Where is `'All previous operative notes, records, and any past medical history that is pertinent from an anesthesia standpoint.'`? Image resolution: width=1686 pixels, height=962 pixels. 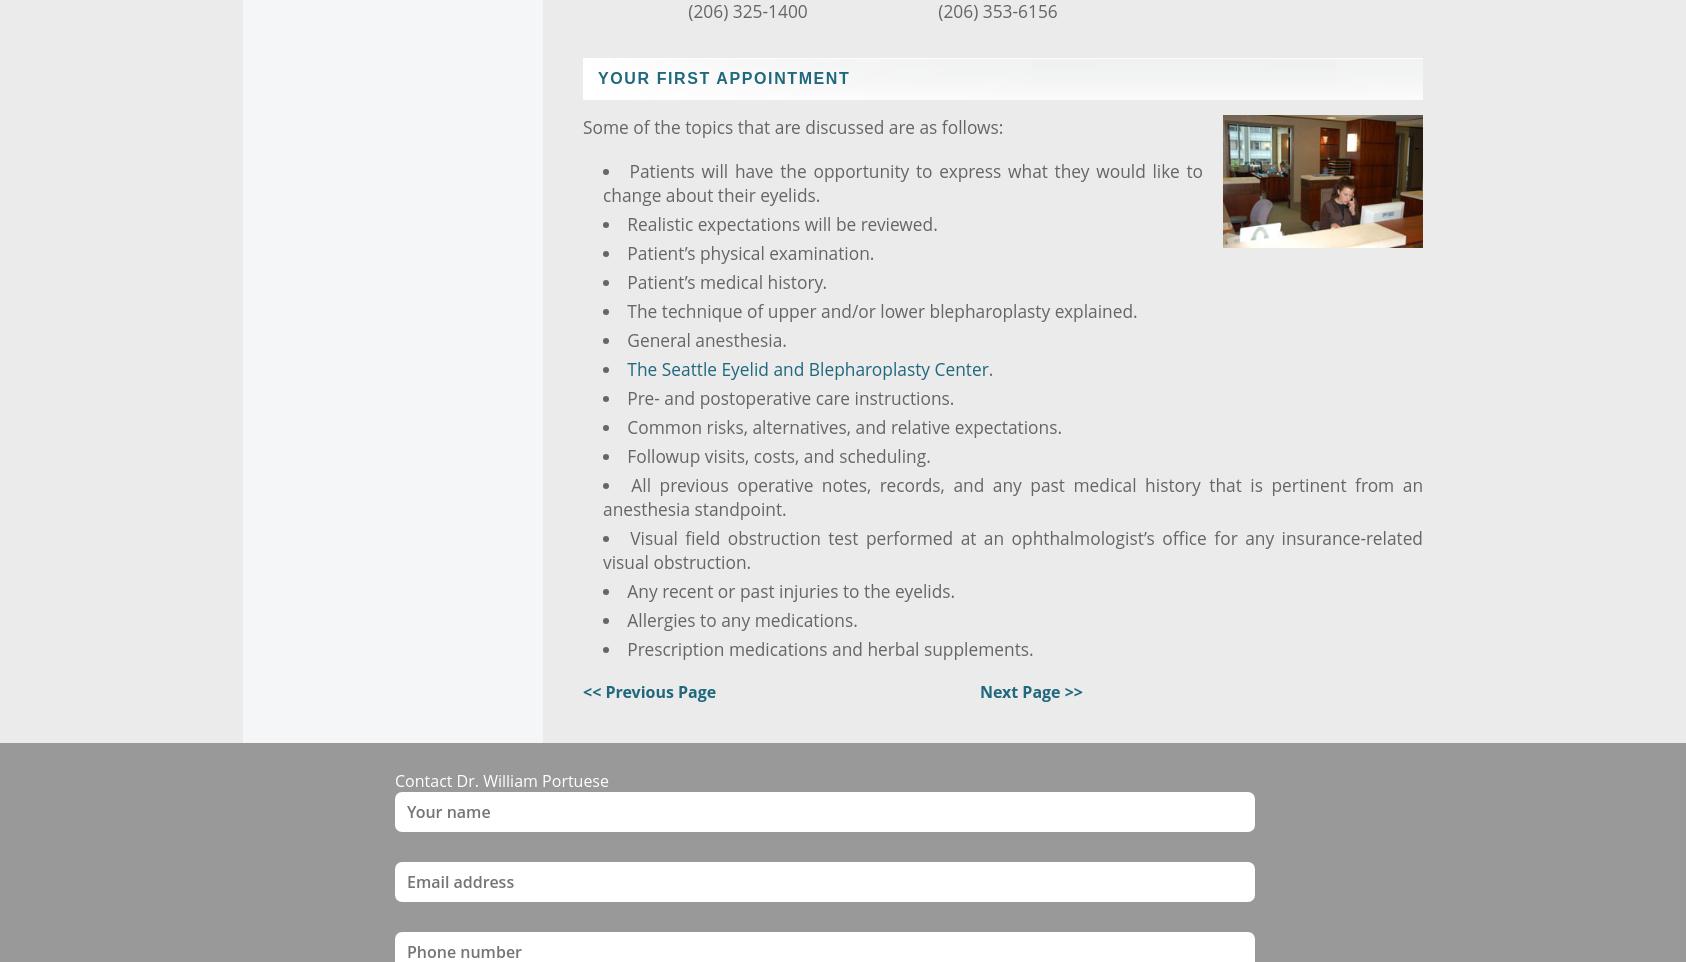
'All previous operative notes, records, and any past medical history that is pertinent from an anesthesia standpoint.' is located at coordinates (1012, 495).